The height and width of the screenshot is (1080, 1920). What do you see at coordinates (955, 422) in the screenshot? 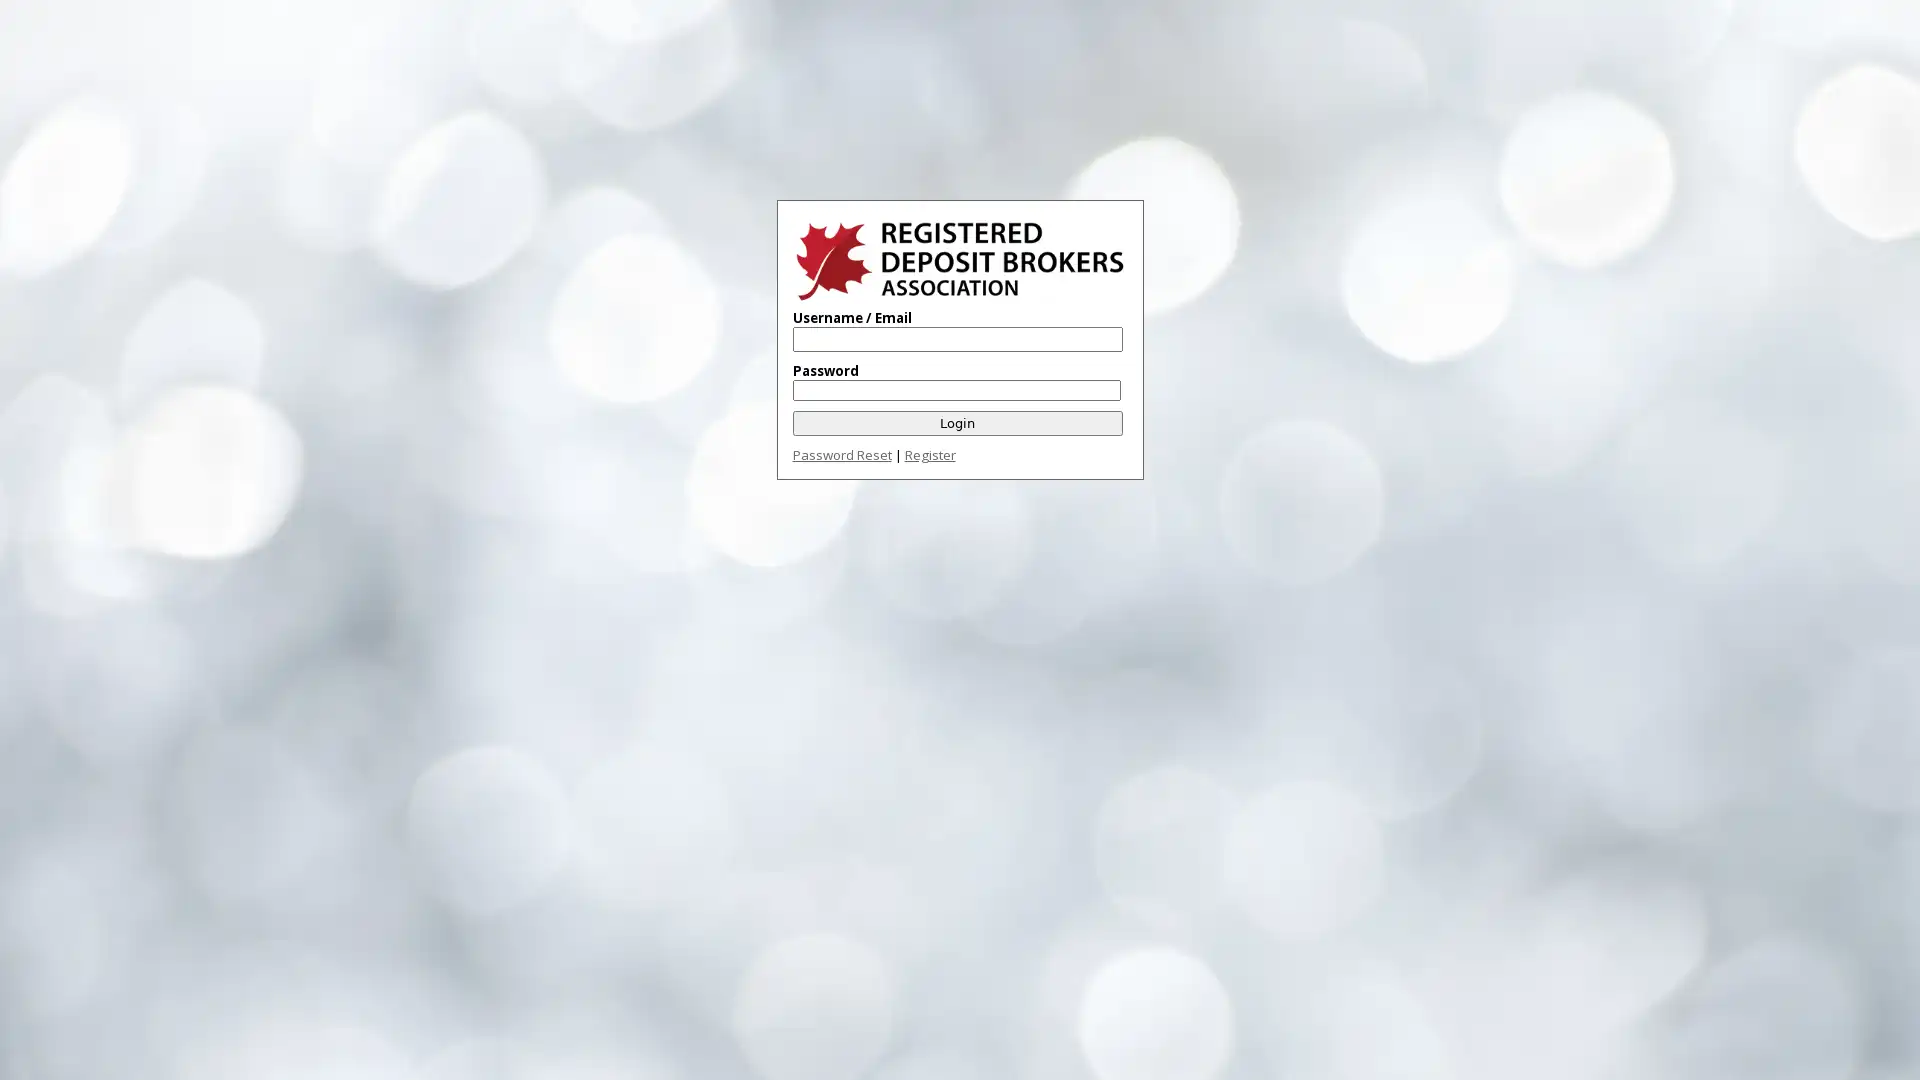
I see `Login` at bounding box center [955, 422].